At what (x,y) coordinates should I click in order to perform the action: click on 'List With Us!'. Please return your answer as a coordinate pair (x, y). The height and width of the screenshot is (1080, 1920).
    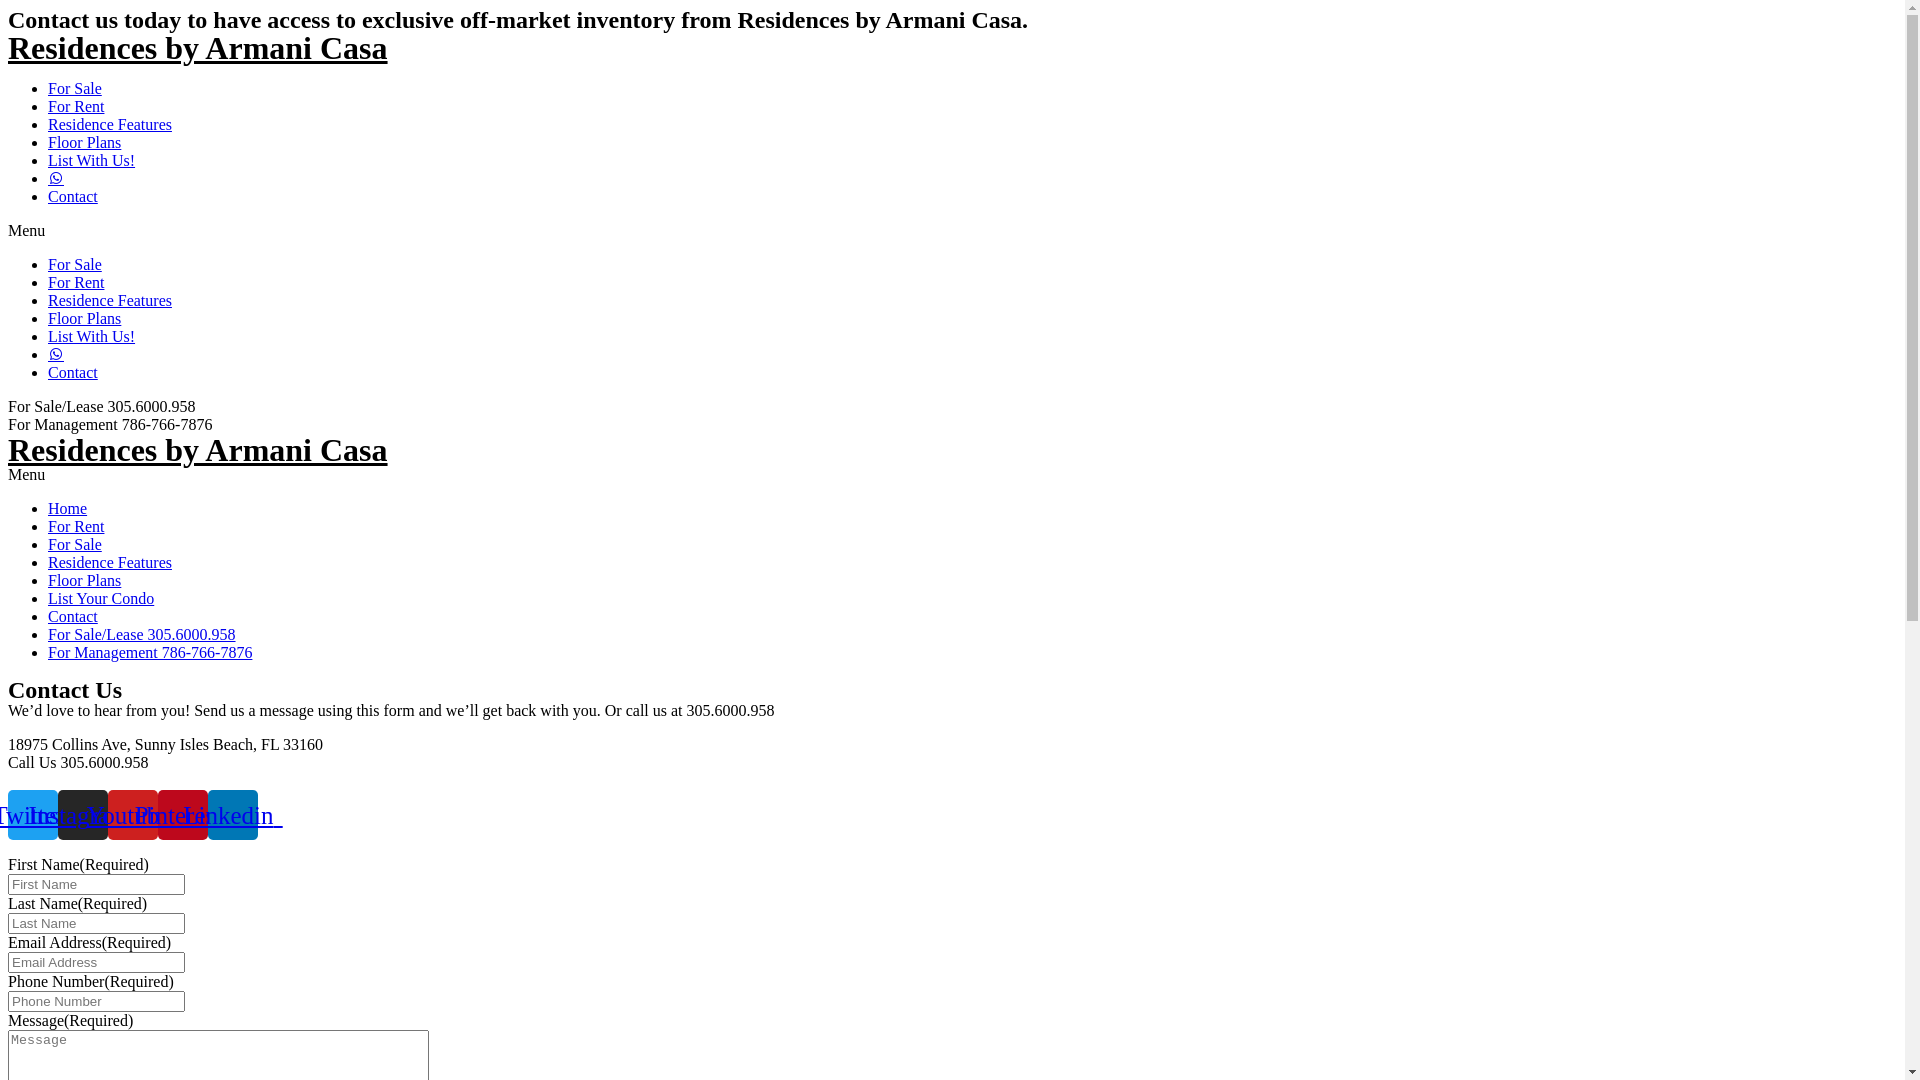
    Looking at the image, I should click on (90, 159).